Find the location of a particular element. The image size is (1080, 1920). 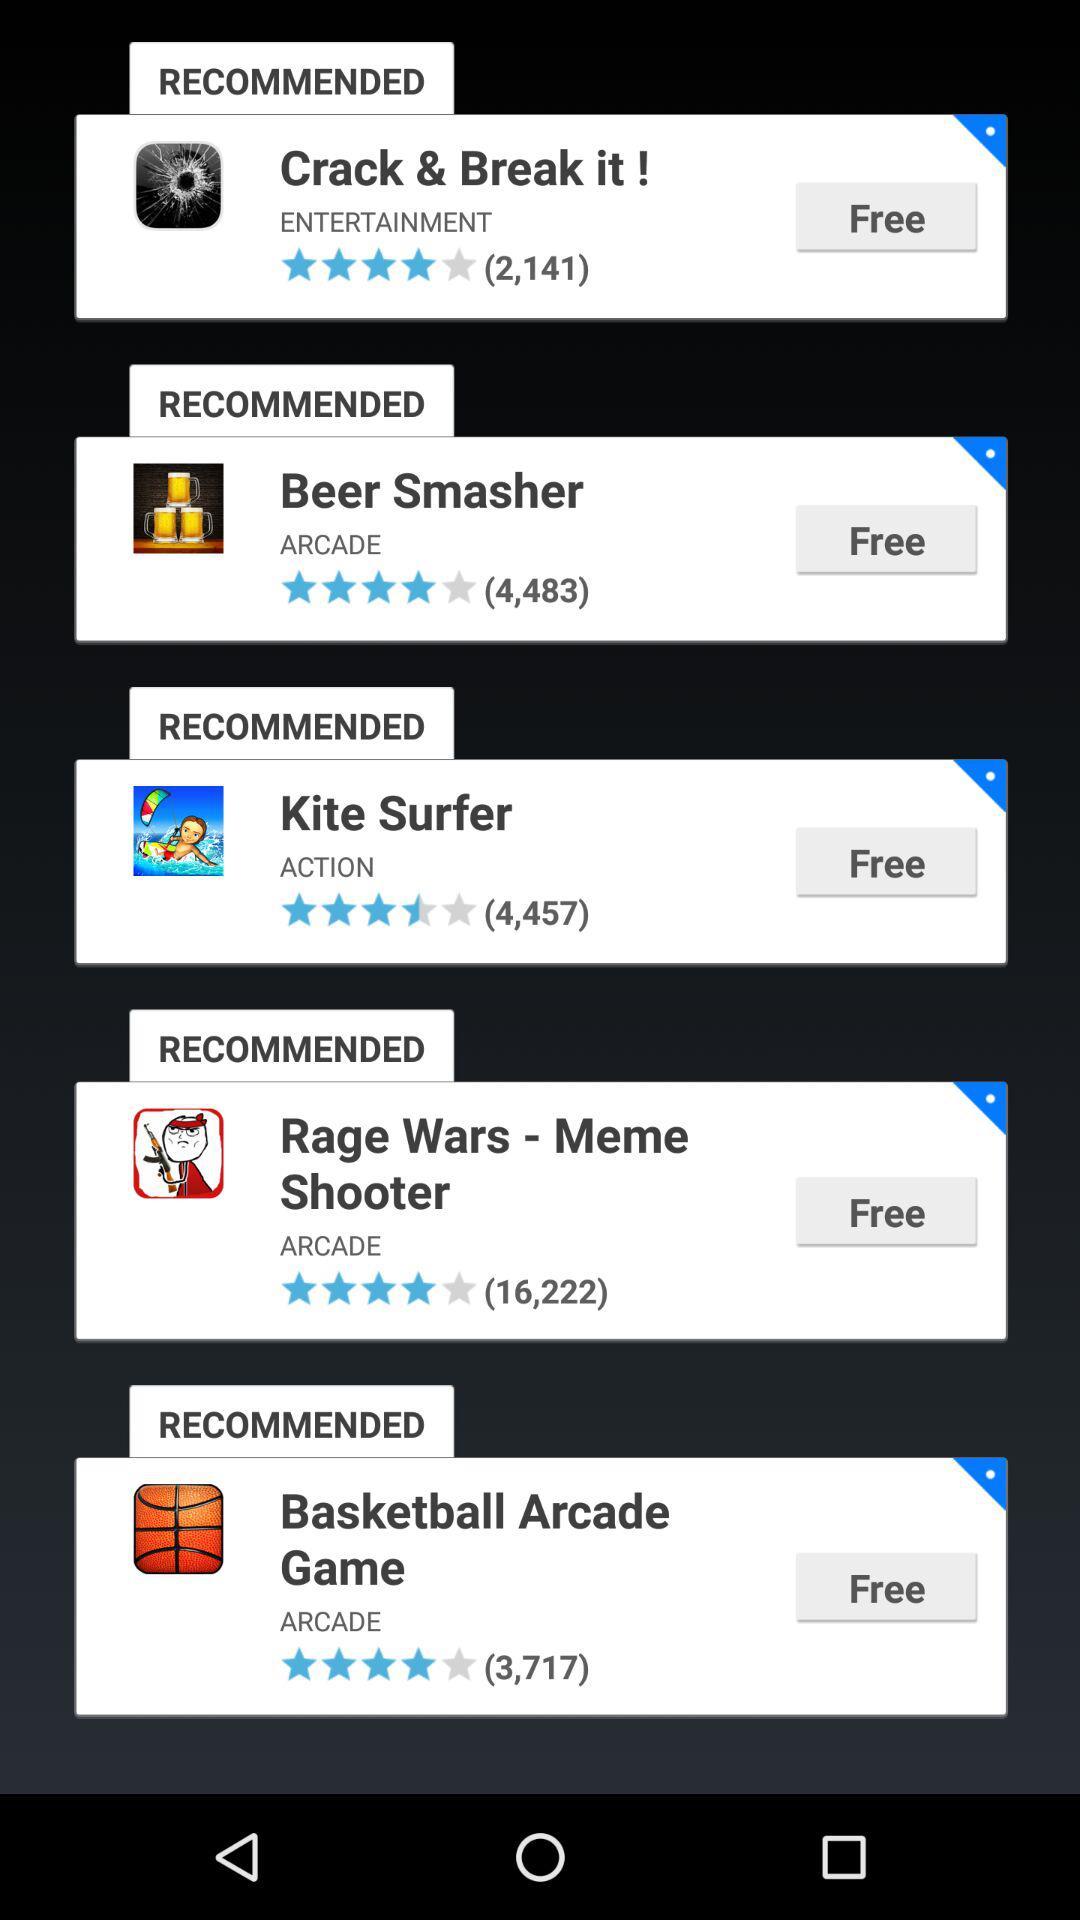

app to the right of kite surfer is located at coordinates (978, 785).